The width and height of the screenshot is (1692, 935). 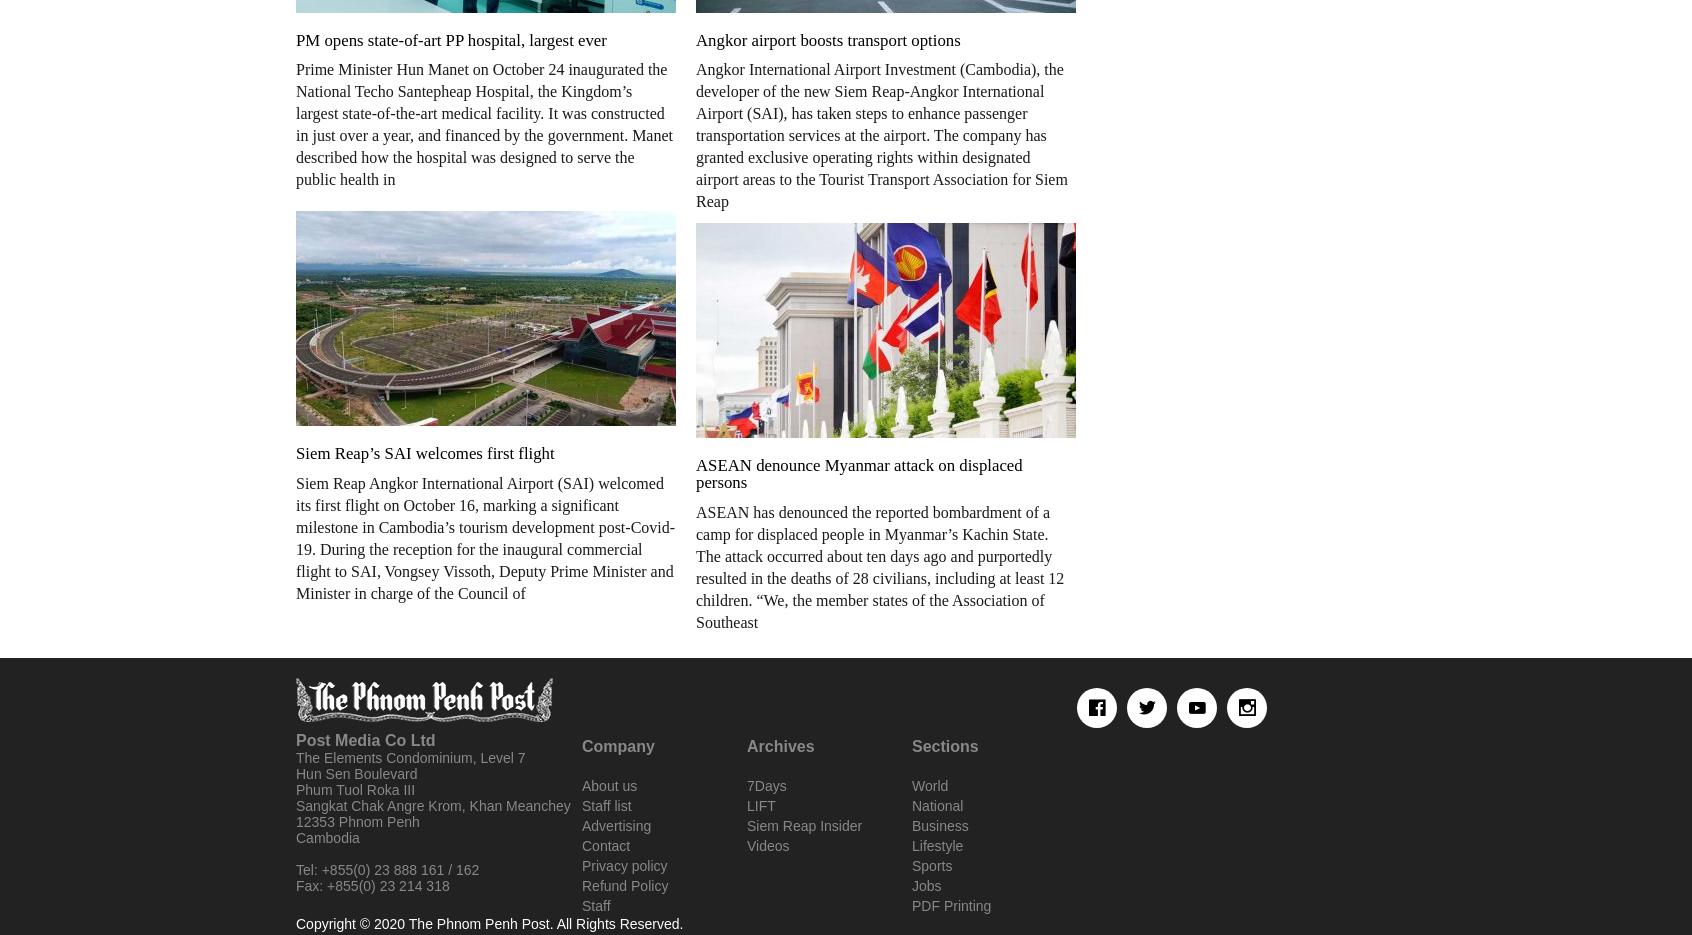 I want to click on 'World', so click(x=929, y=784).